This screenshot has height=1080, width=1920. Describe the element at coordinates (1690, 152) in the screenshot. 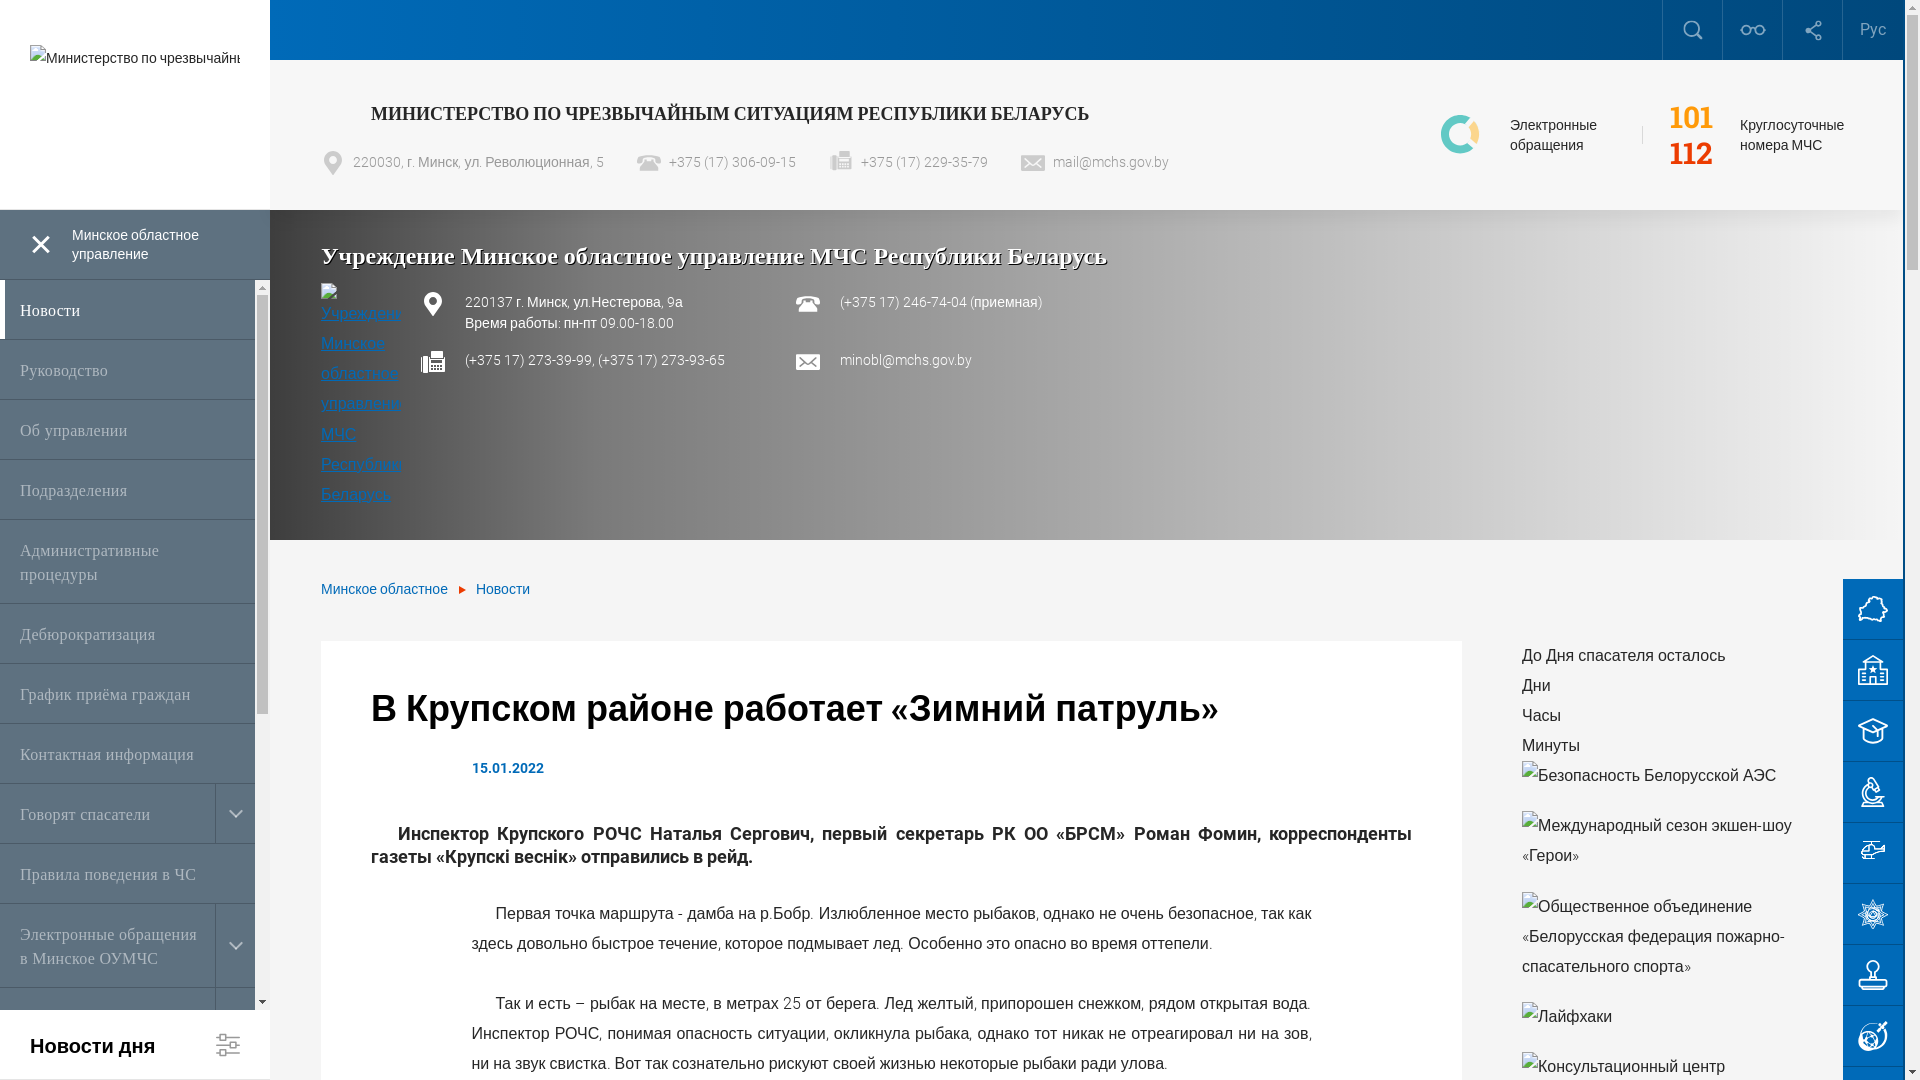

I see `'112'` at that location.